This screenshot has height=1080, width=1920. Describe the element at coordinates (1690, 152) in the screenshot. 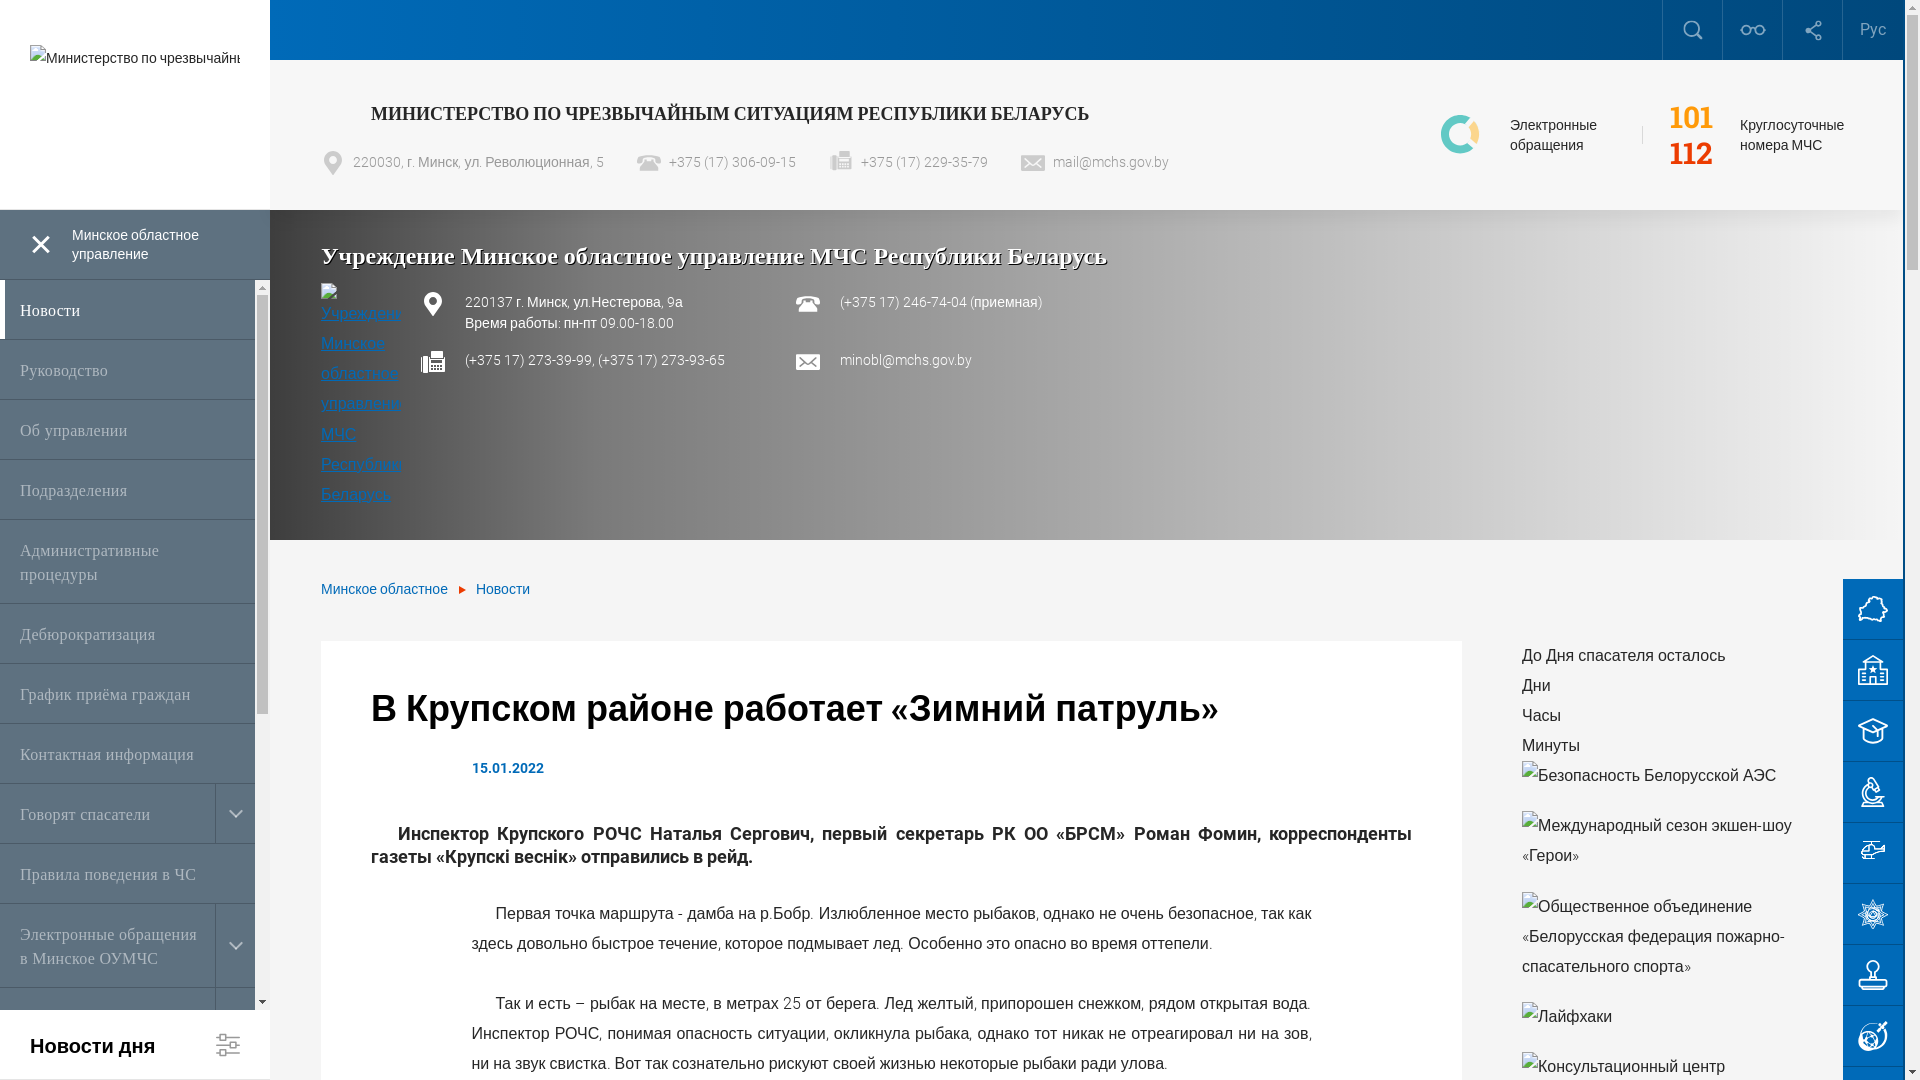

I see `'112'` at that location.